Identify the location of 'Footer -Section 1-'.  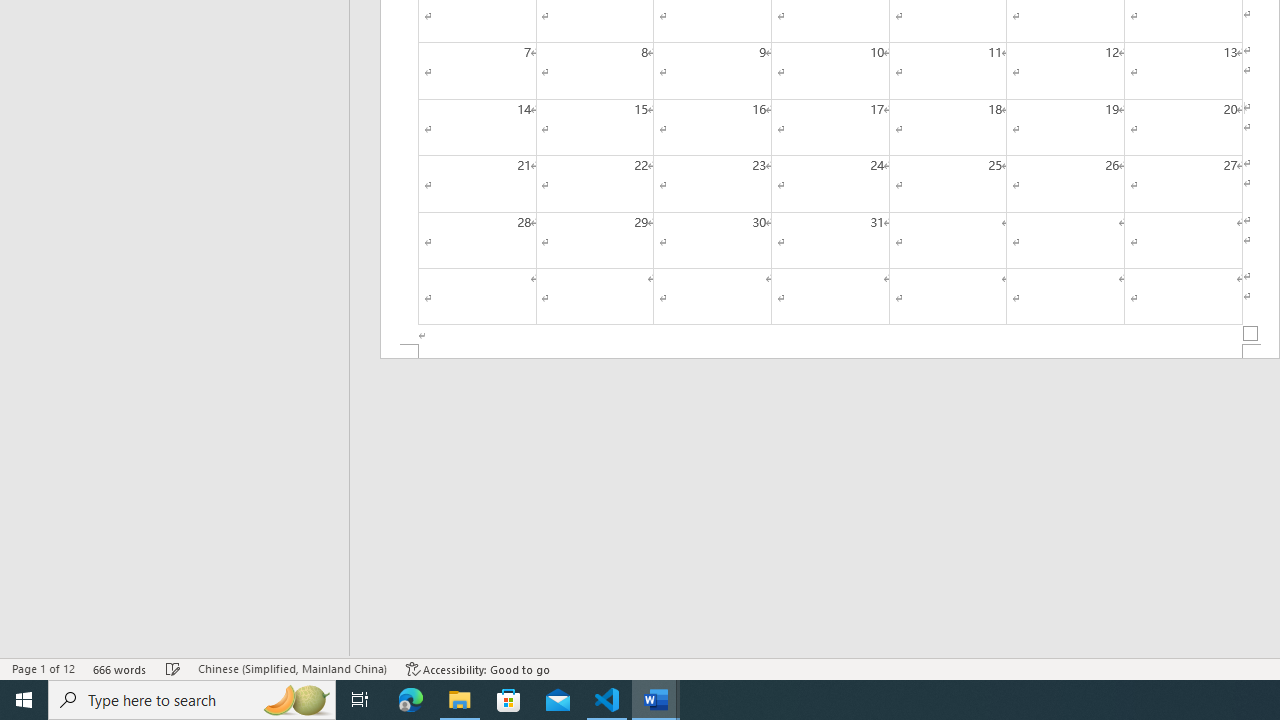
(830, 350).